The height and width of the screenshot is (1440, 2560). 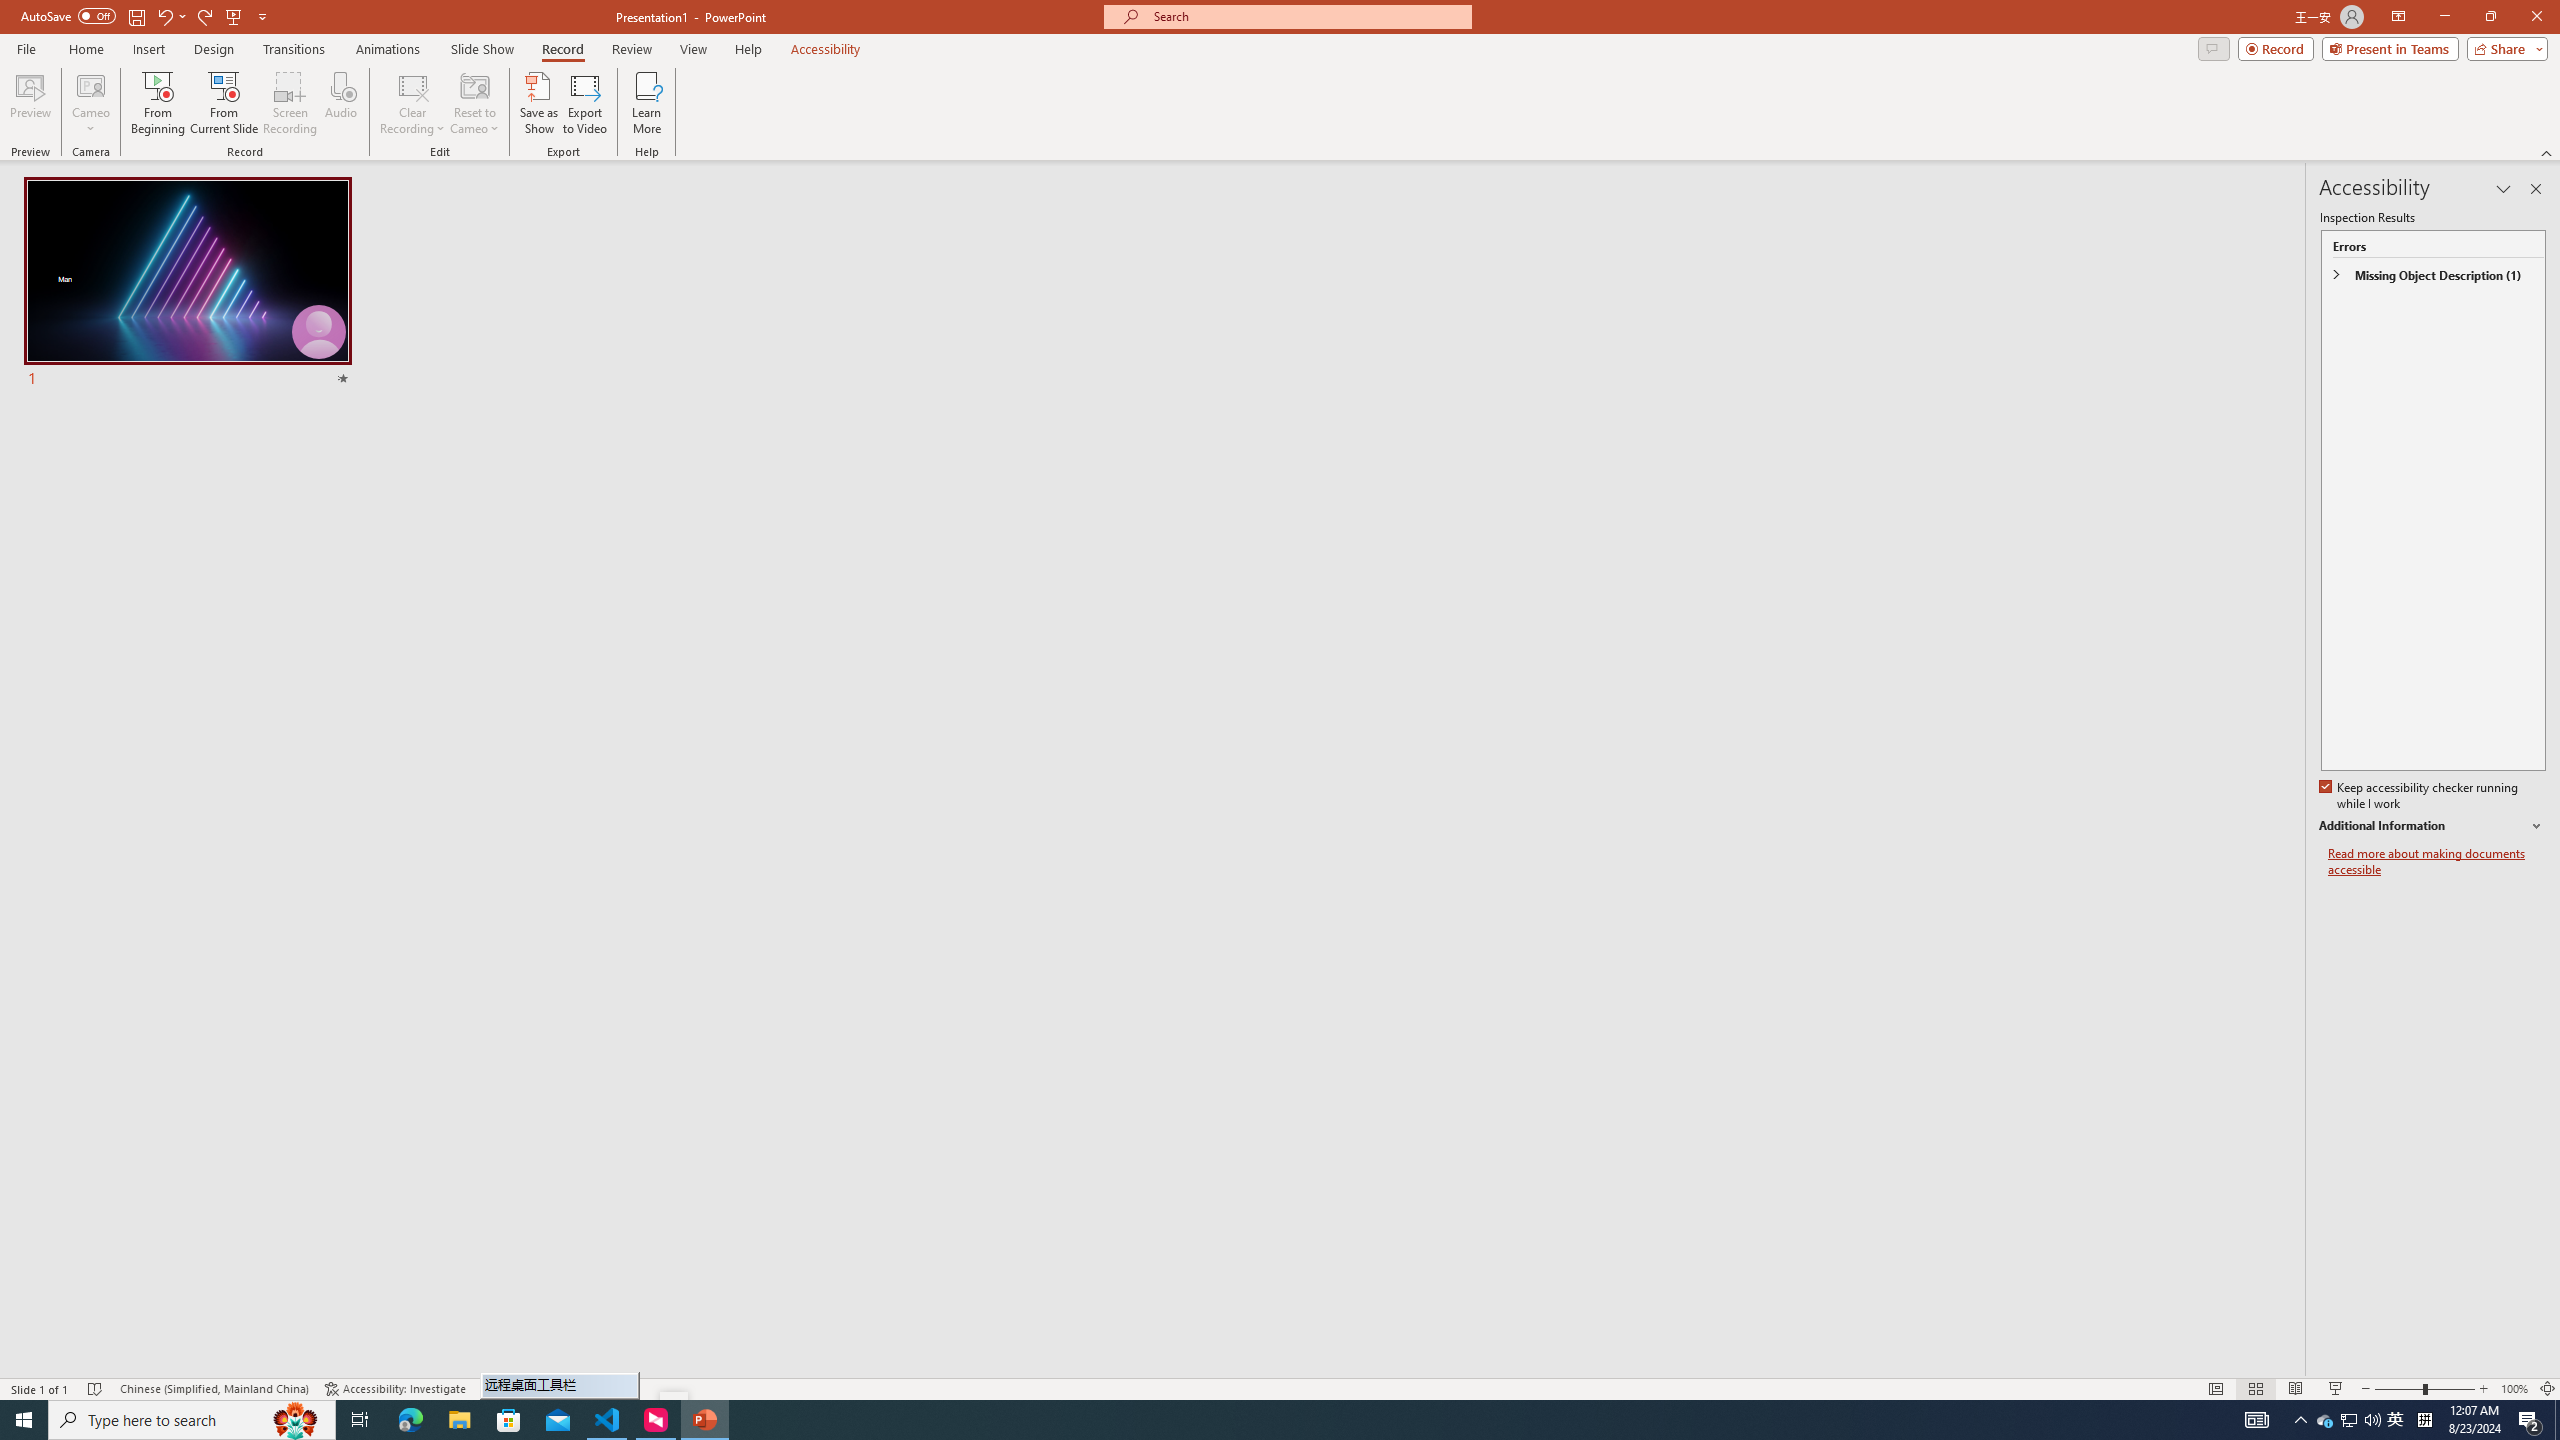 I want to click on 'Microsoft search', so click(x=1304, y=16).